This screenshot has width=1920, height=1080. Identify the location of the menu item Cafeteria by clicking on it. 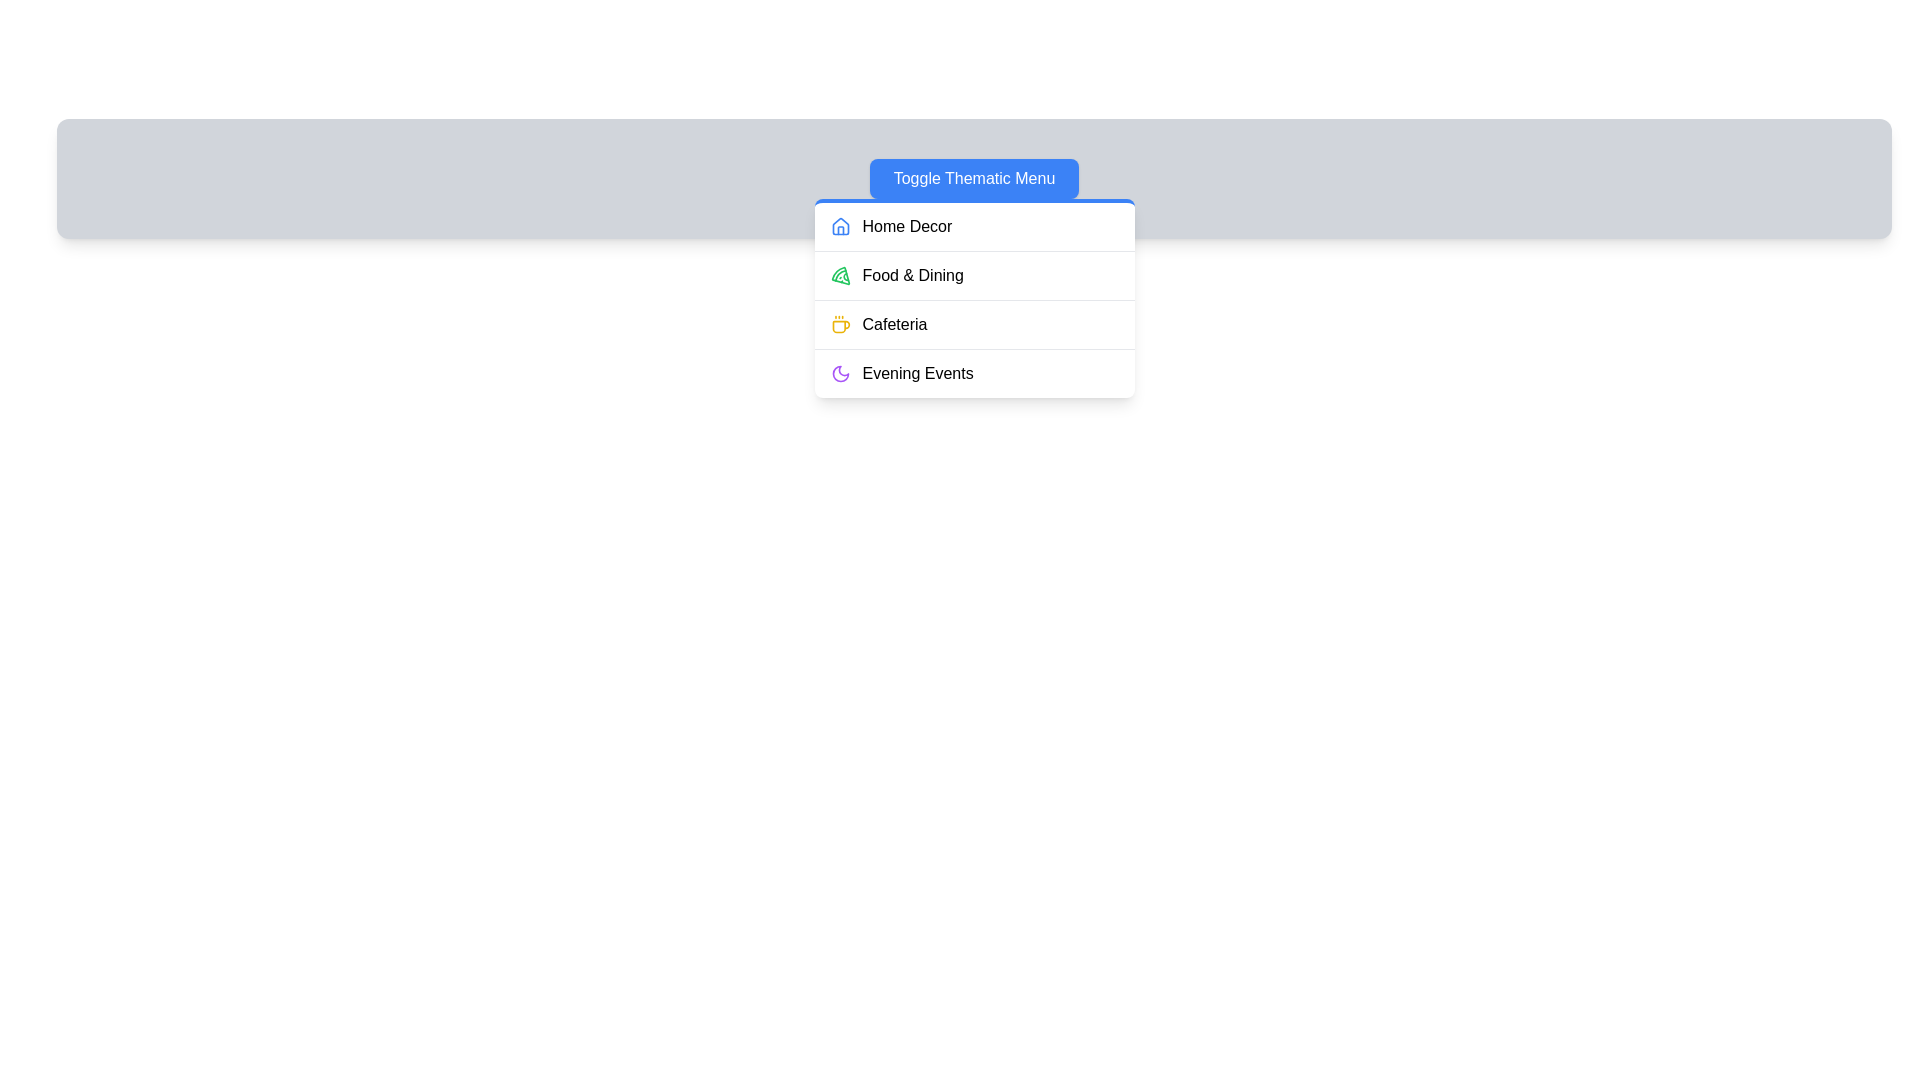
(974, 323).